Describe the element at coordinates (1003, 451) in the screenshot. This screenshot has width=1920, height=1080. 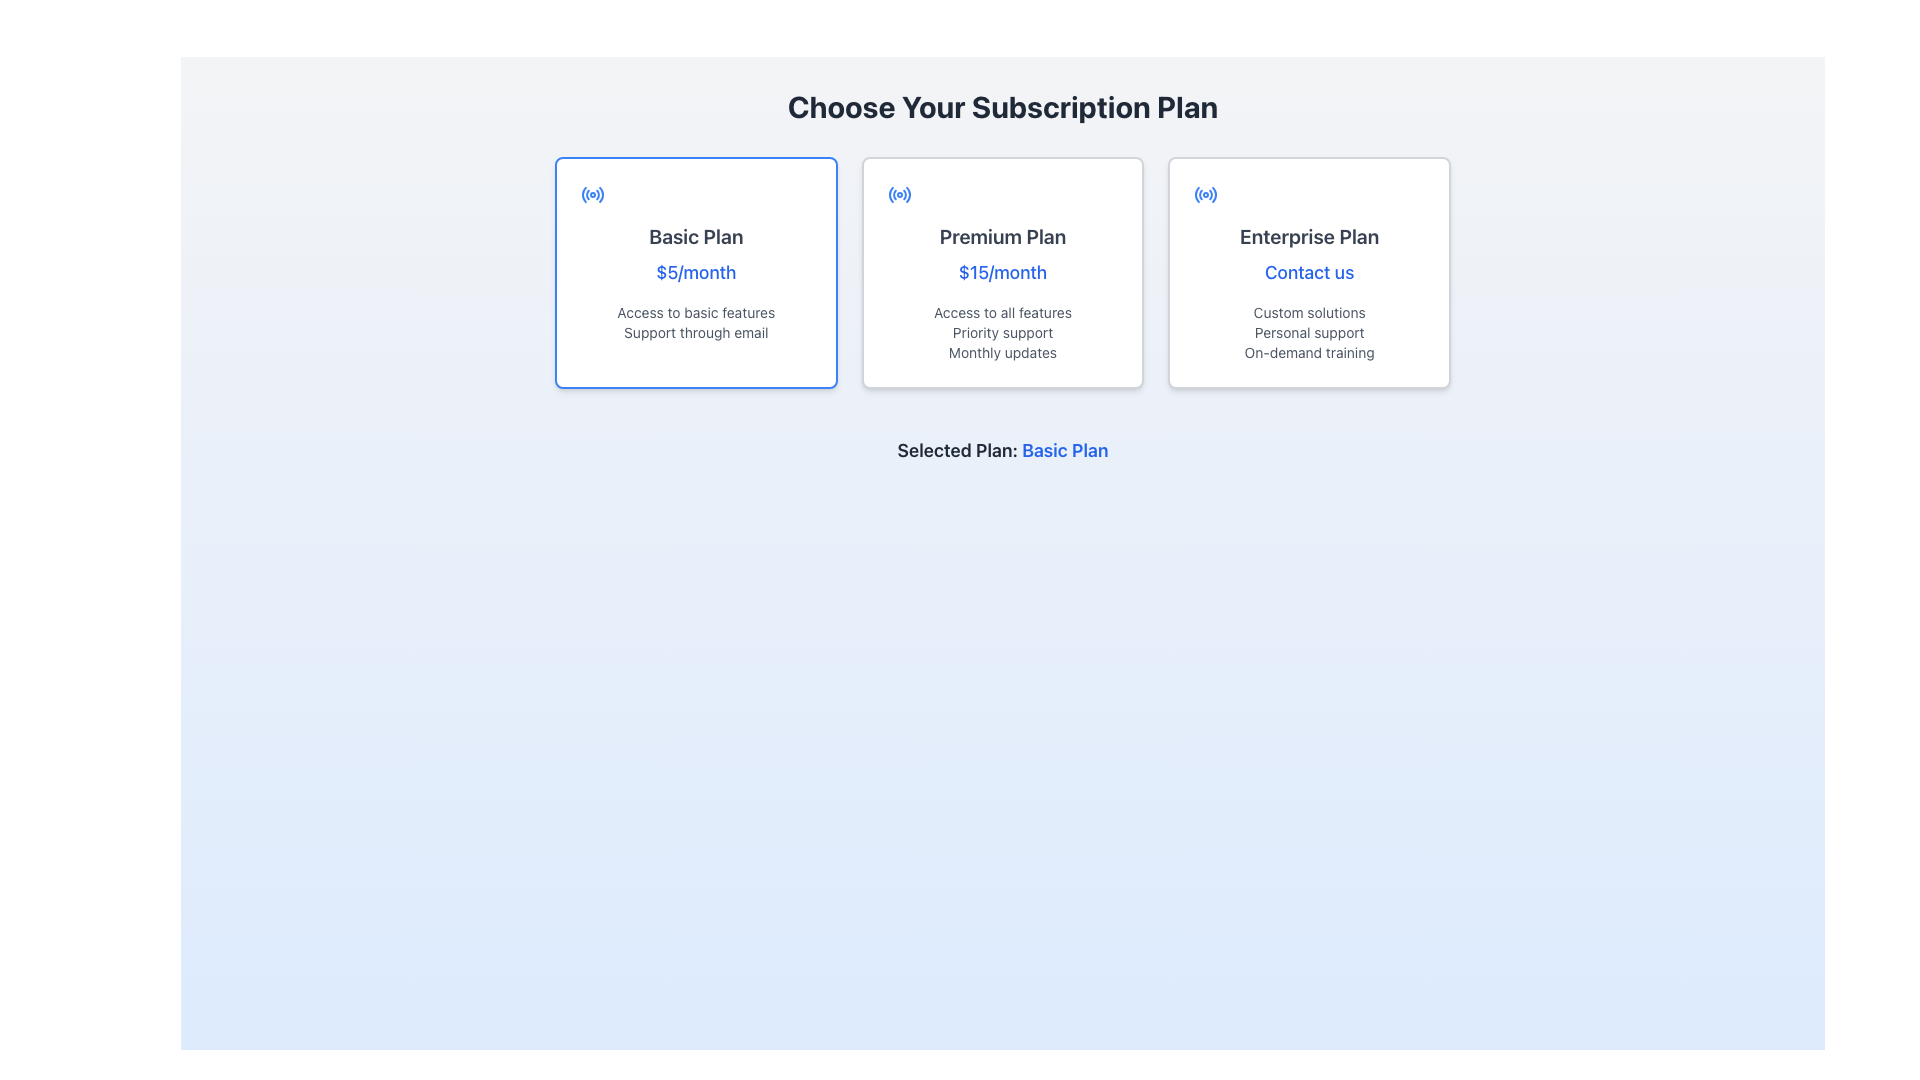
I see `the text label that indicates the currently selected subscription plan, located beneath the subscription plan cards section` at that location.